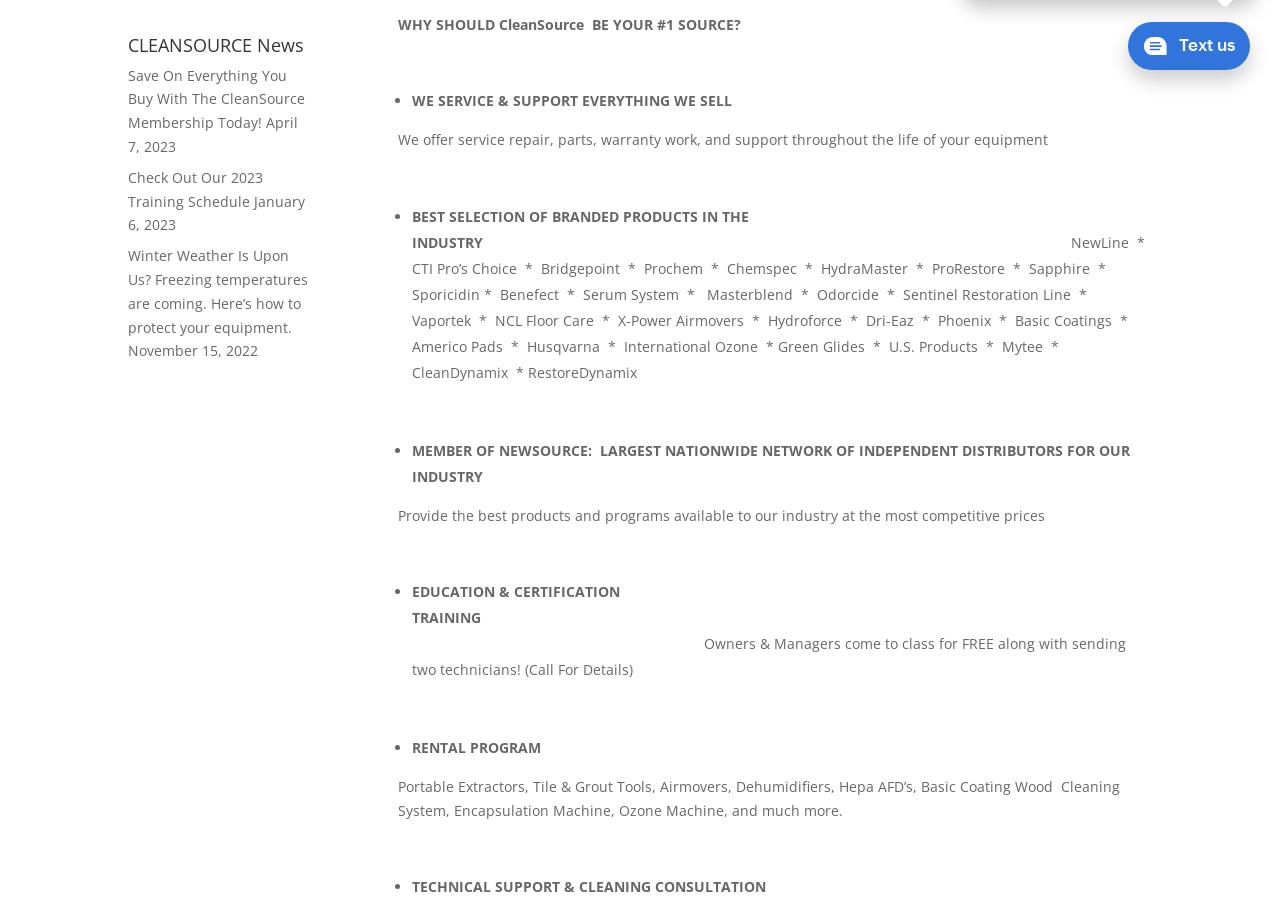  What do you see at coordinates (769, 461) in the screenshot?
I see `'MEMBER OF NEWSOURCE:  LARGEST NATIONWIDE NETWORK OF INDEPENDENT DISTRIBUTORS FOR OUR INDUSTRY'` at bounding box center [769, 461].